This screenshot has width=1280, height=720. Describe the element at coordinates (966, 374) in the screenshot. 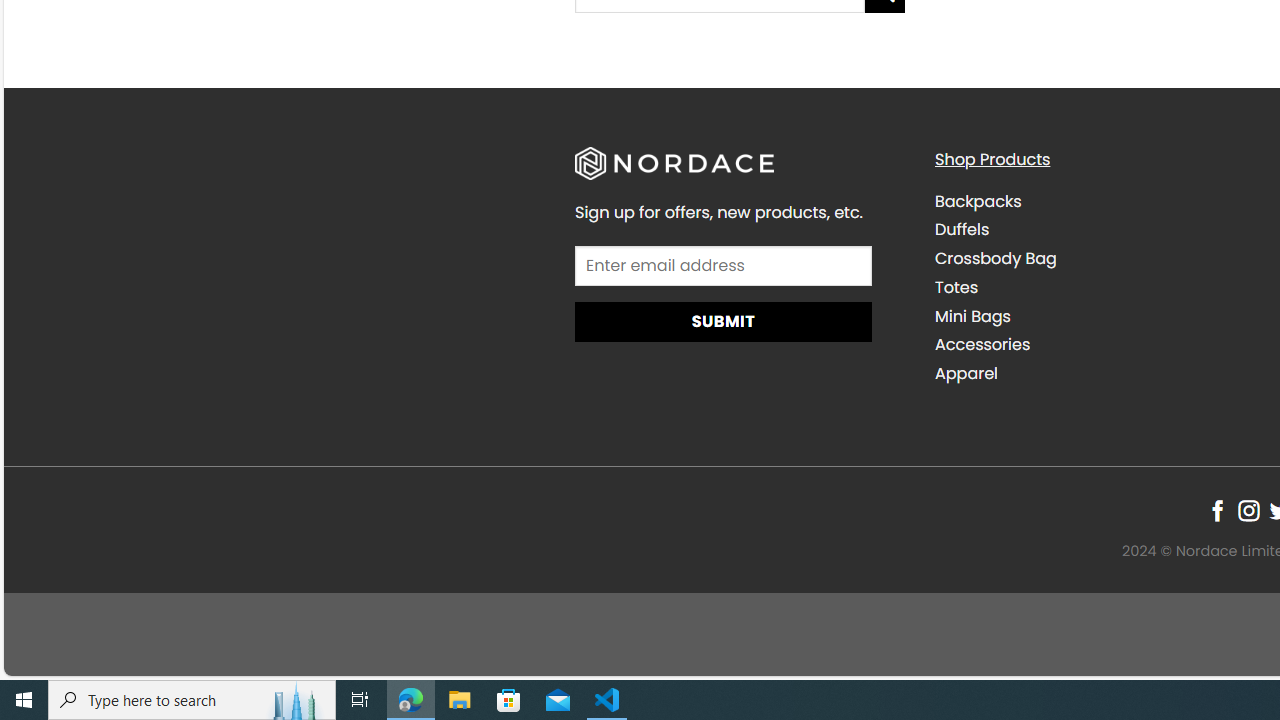

I see `'Apparel'` at that location.